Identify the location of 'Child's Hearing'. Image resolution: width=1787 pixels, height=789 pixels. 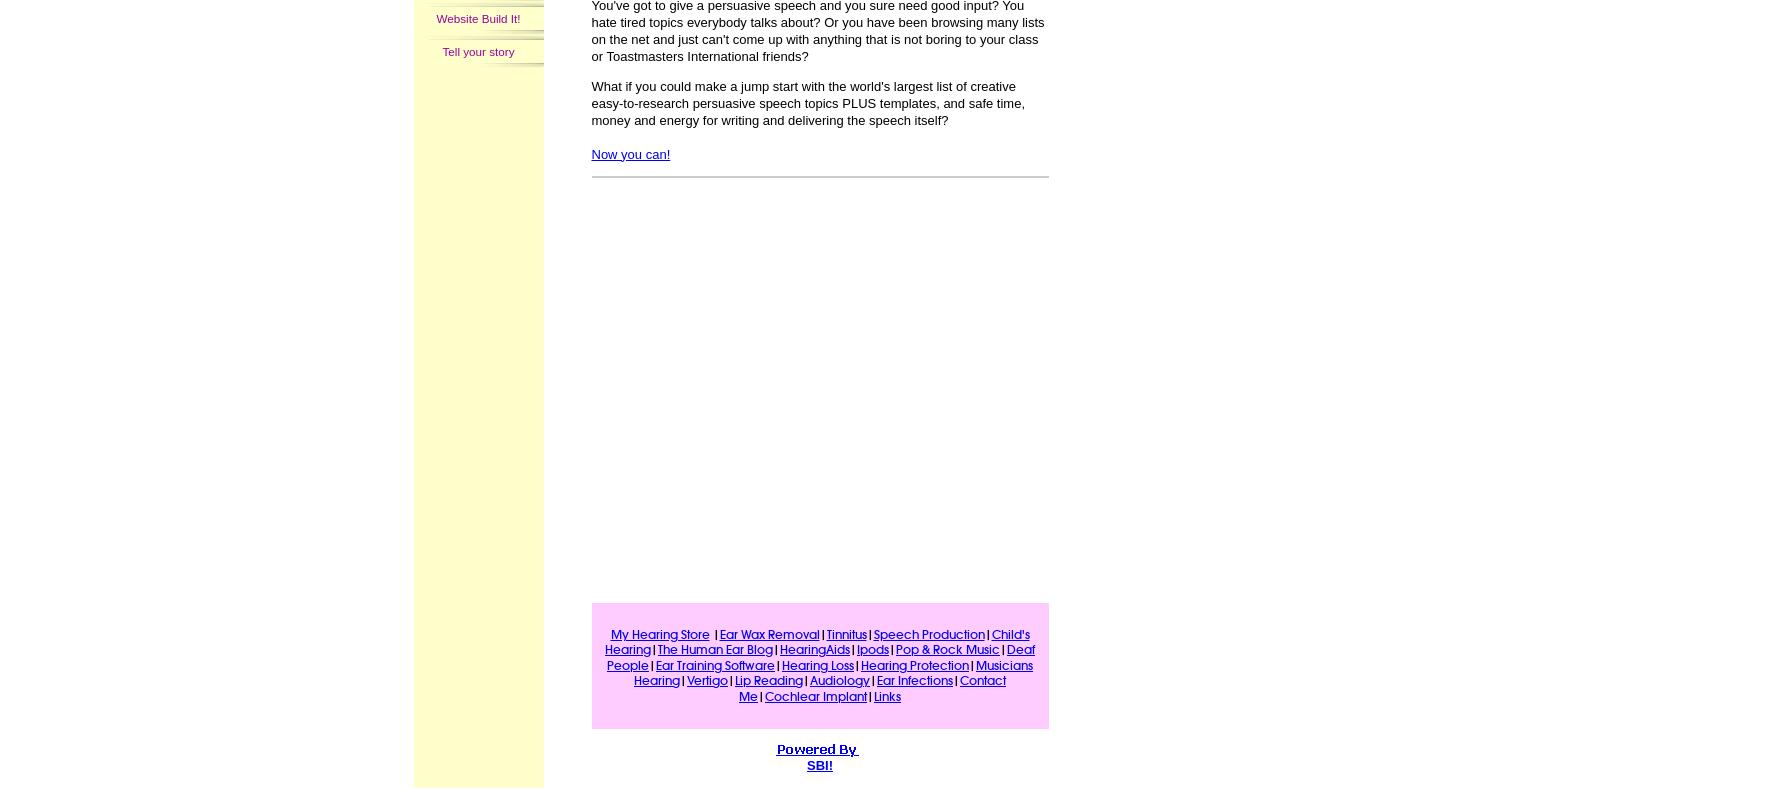
(817, 640).